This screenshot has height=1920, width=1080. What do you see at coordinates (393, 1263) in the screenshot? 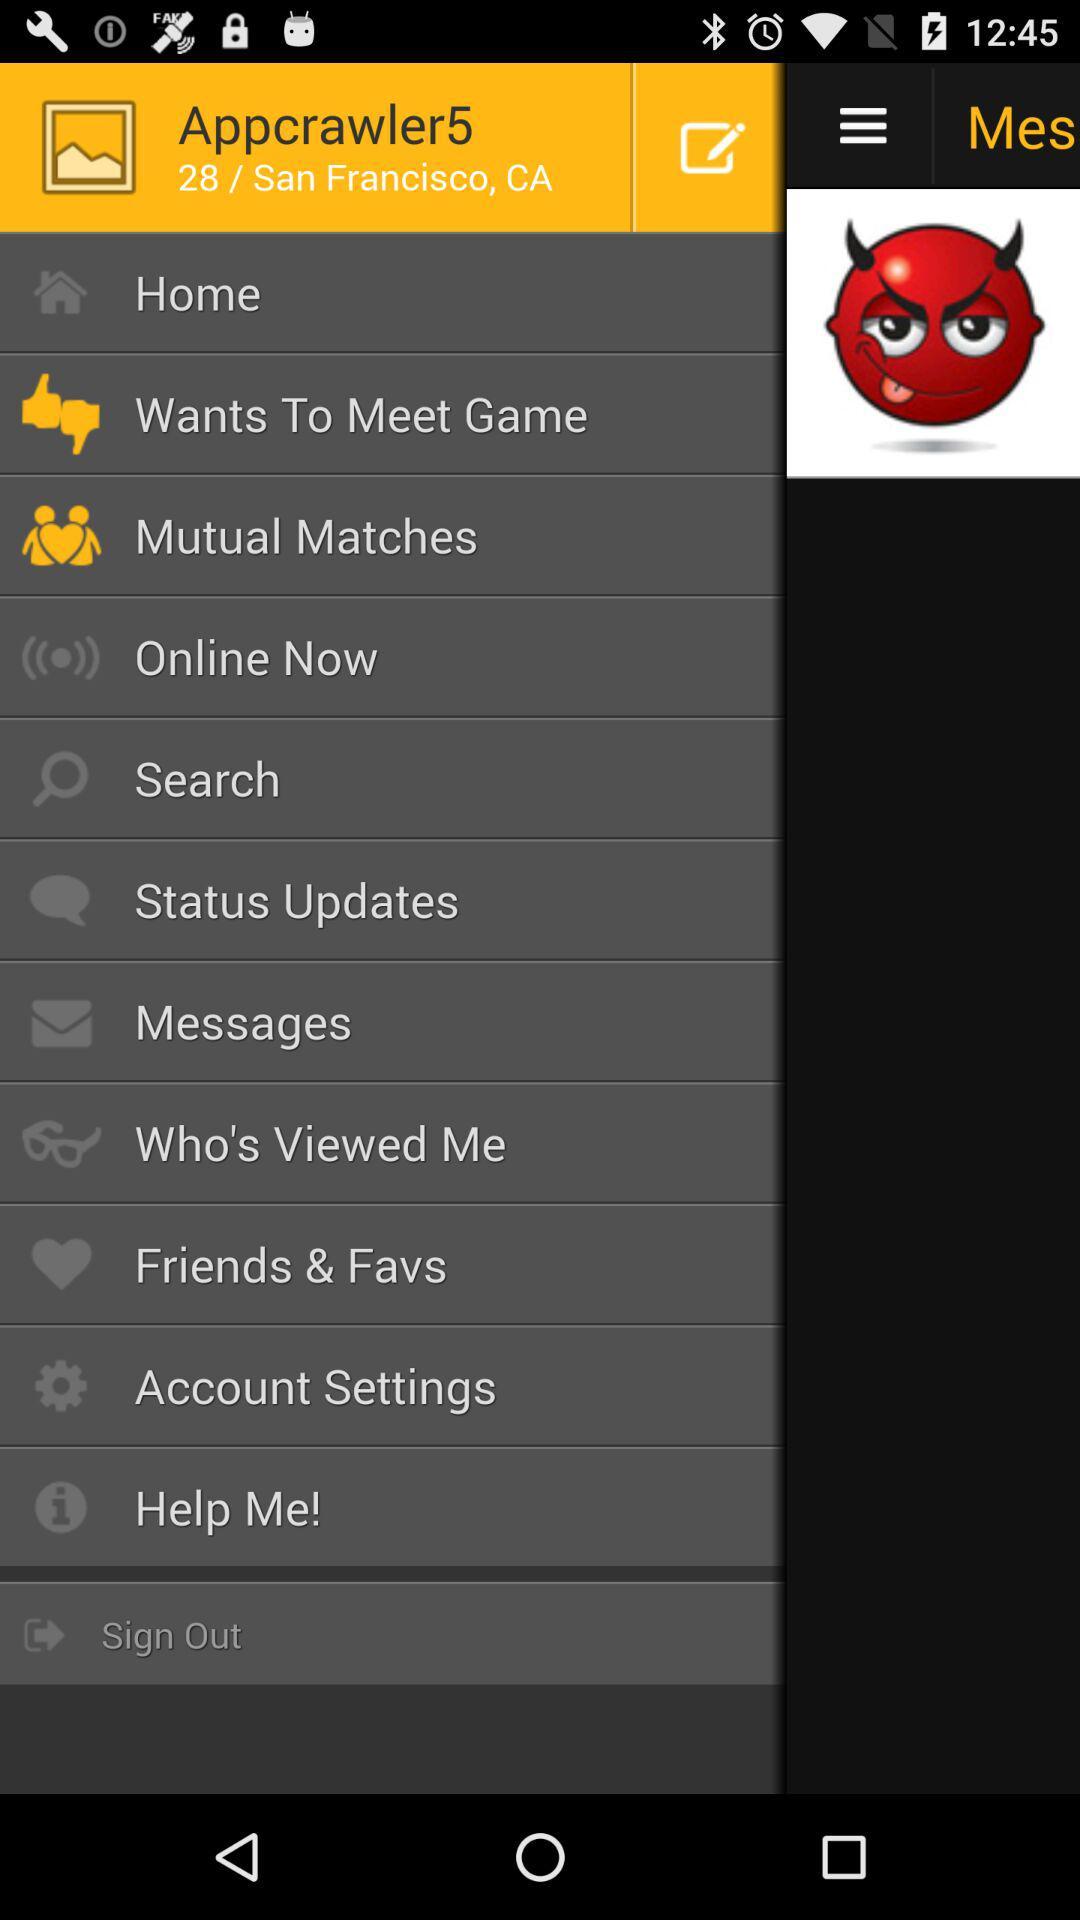
I see `the icon above the account settings button` at bounding box center [393, 1263].